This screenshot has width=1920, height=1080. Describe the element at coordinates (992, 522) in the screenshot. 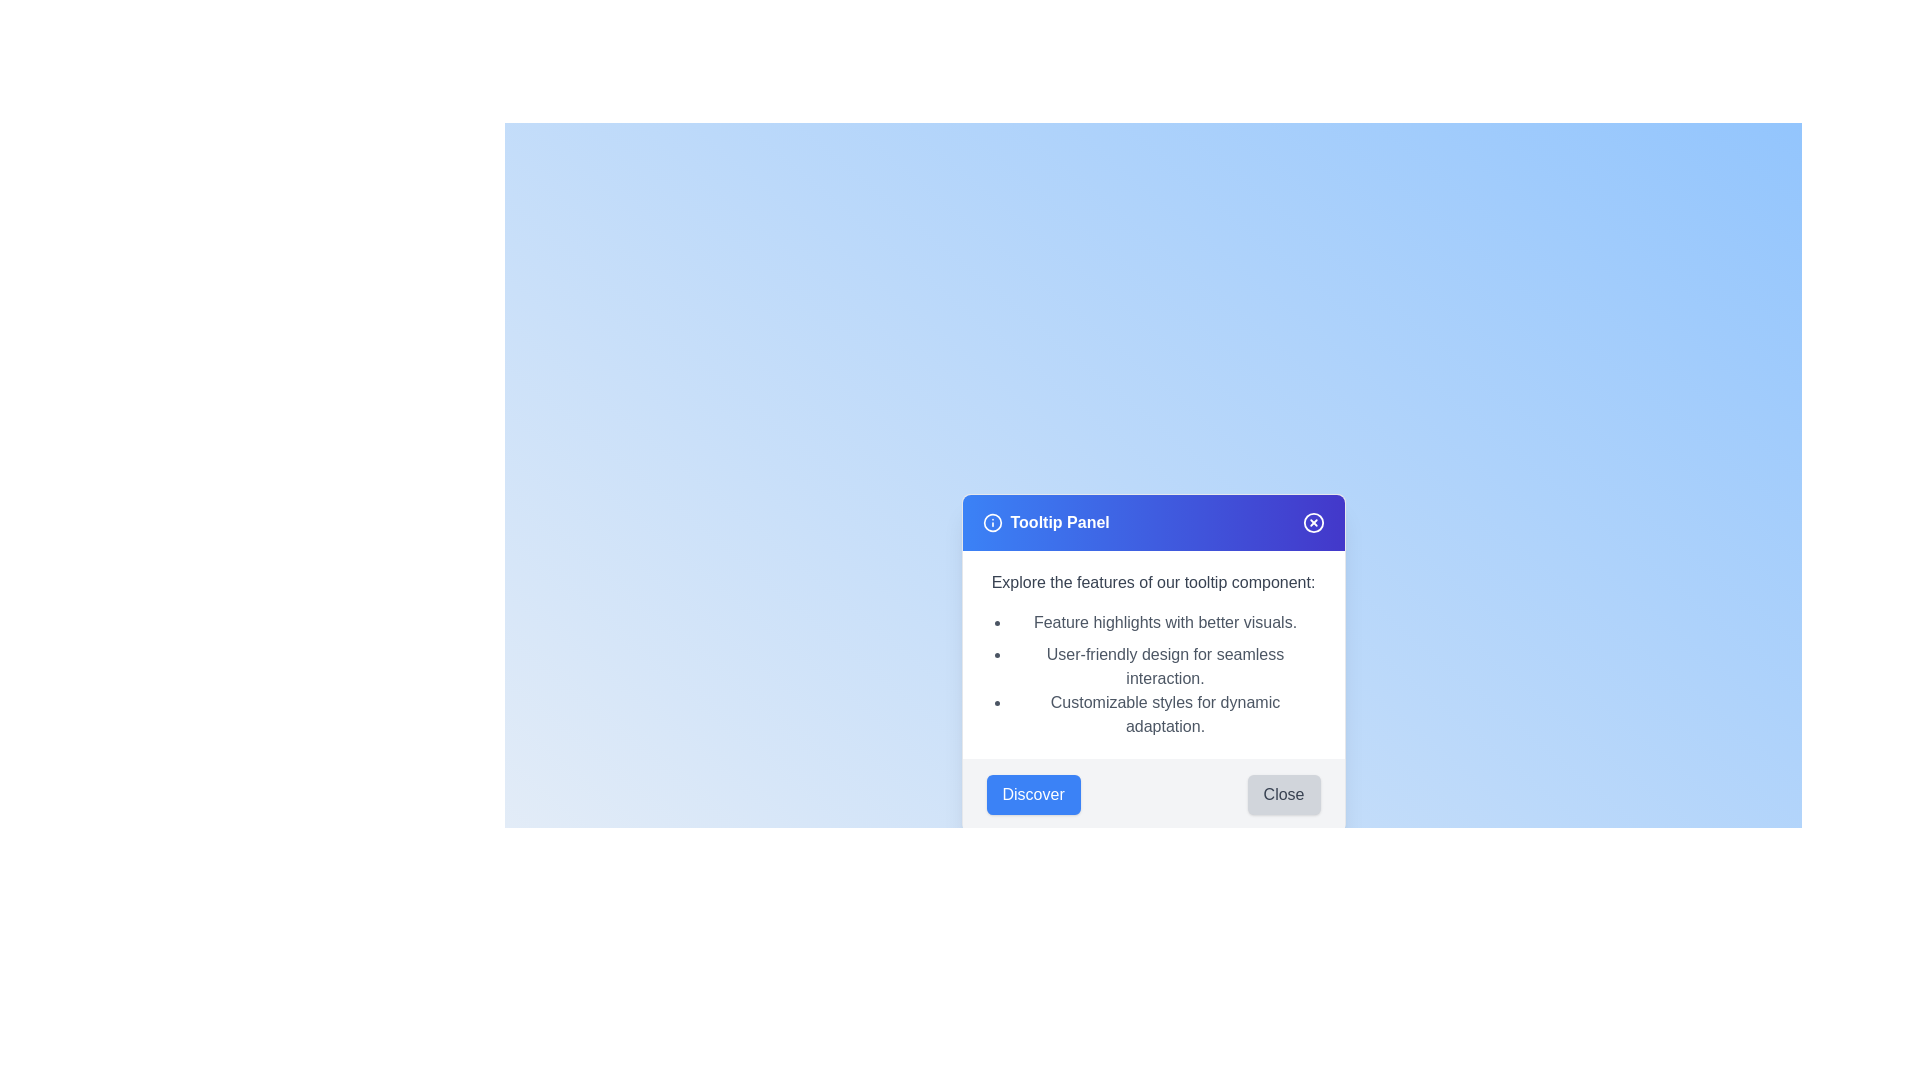

I see `the SVG Circle element located at the top-left corner of the tooltip window, adjacent to the 'Tooltip Panel' heading` at that location.